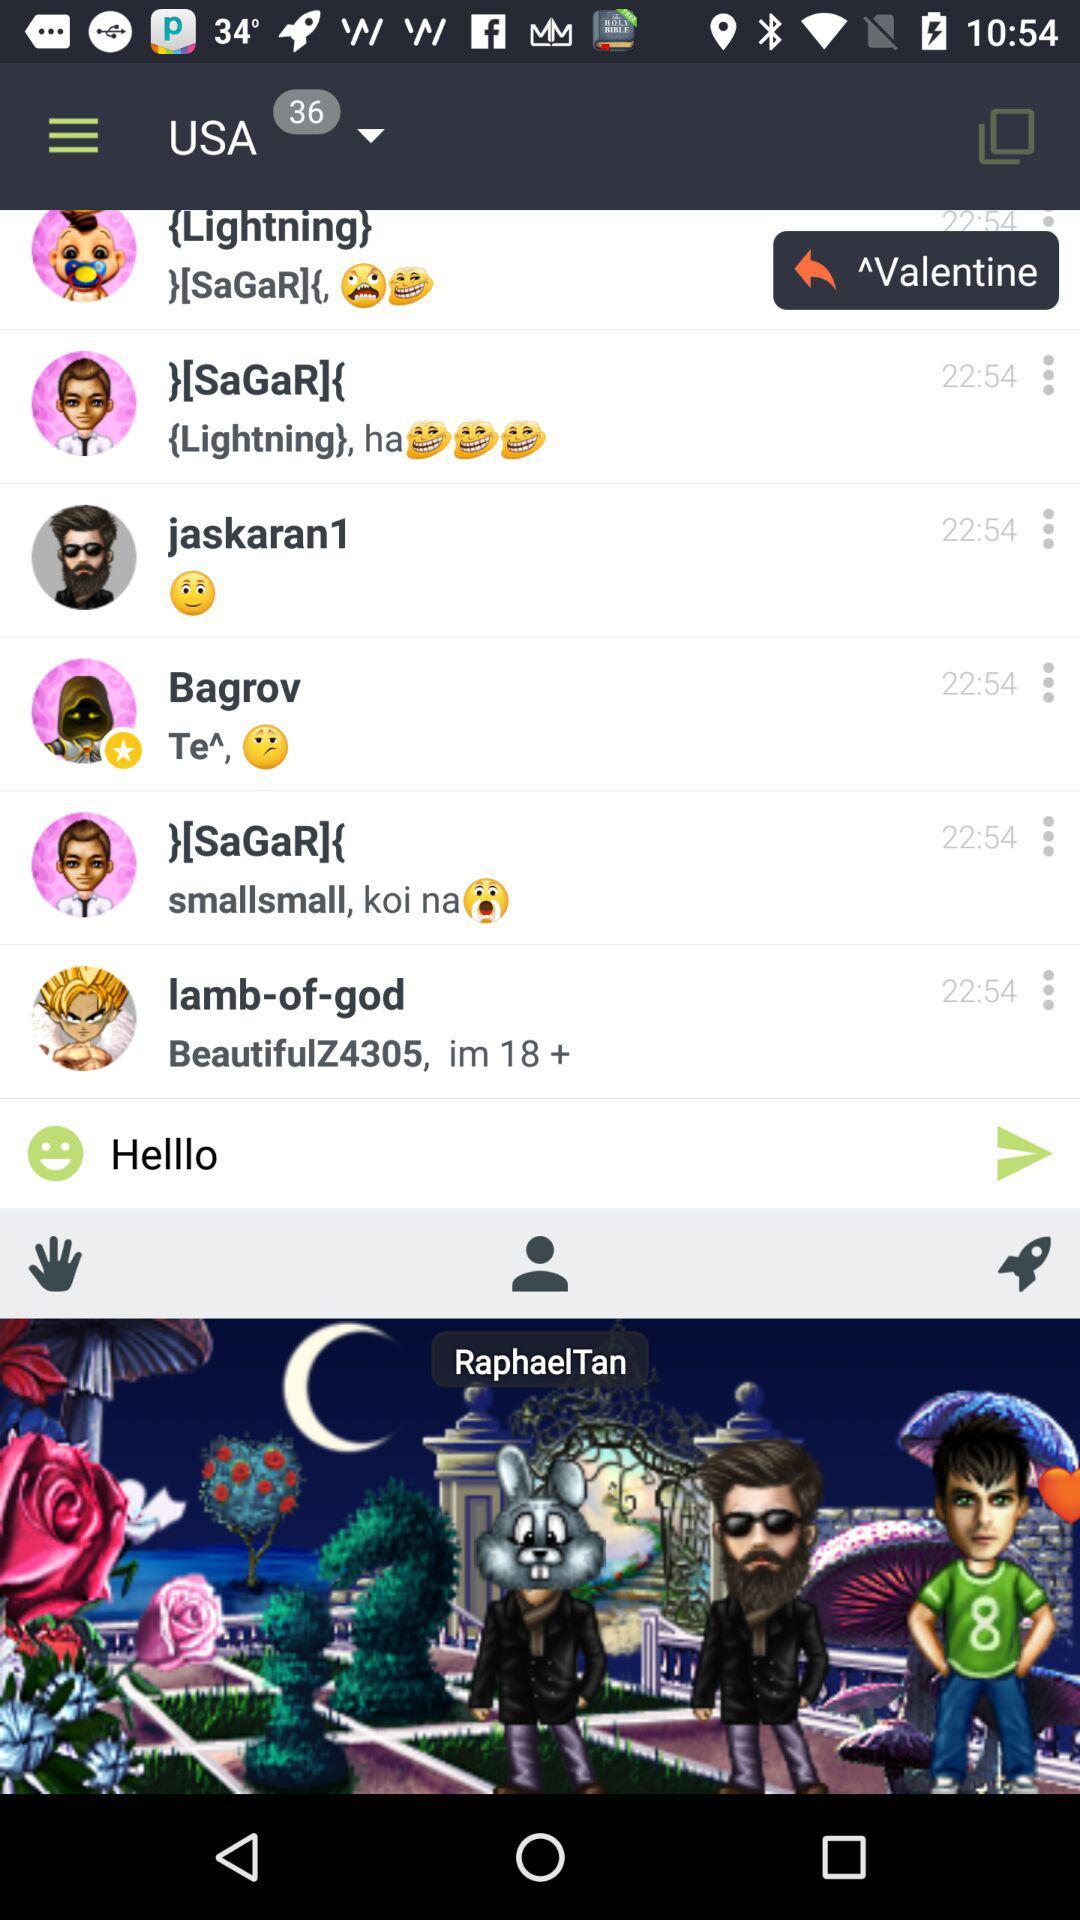  What do you see at coordinates (1047, 836) in the screenshot?
I see `the more icon` at bounding box center [1047, 836].